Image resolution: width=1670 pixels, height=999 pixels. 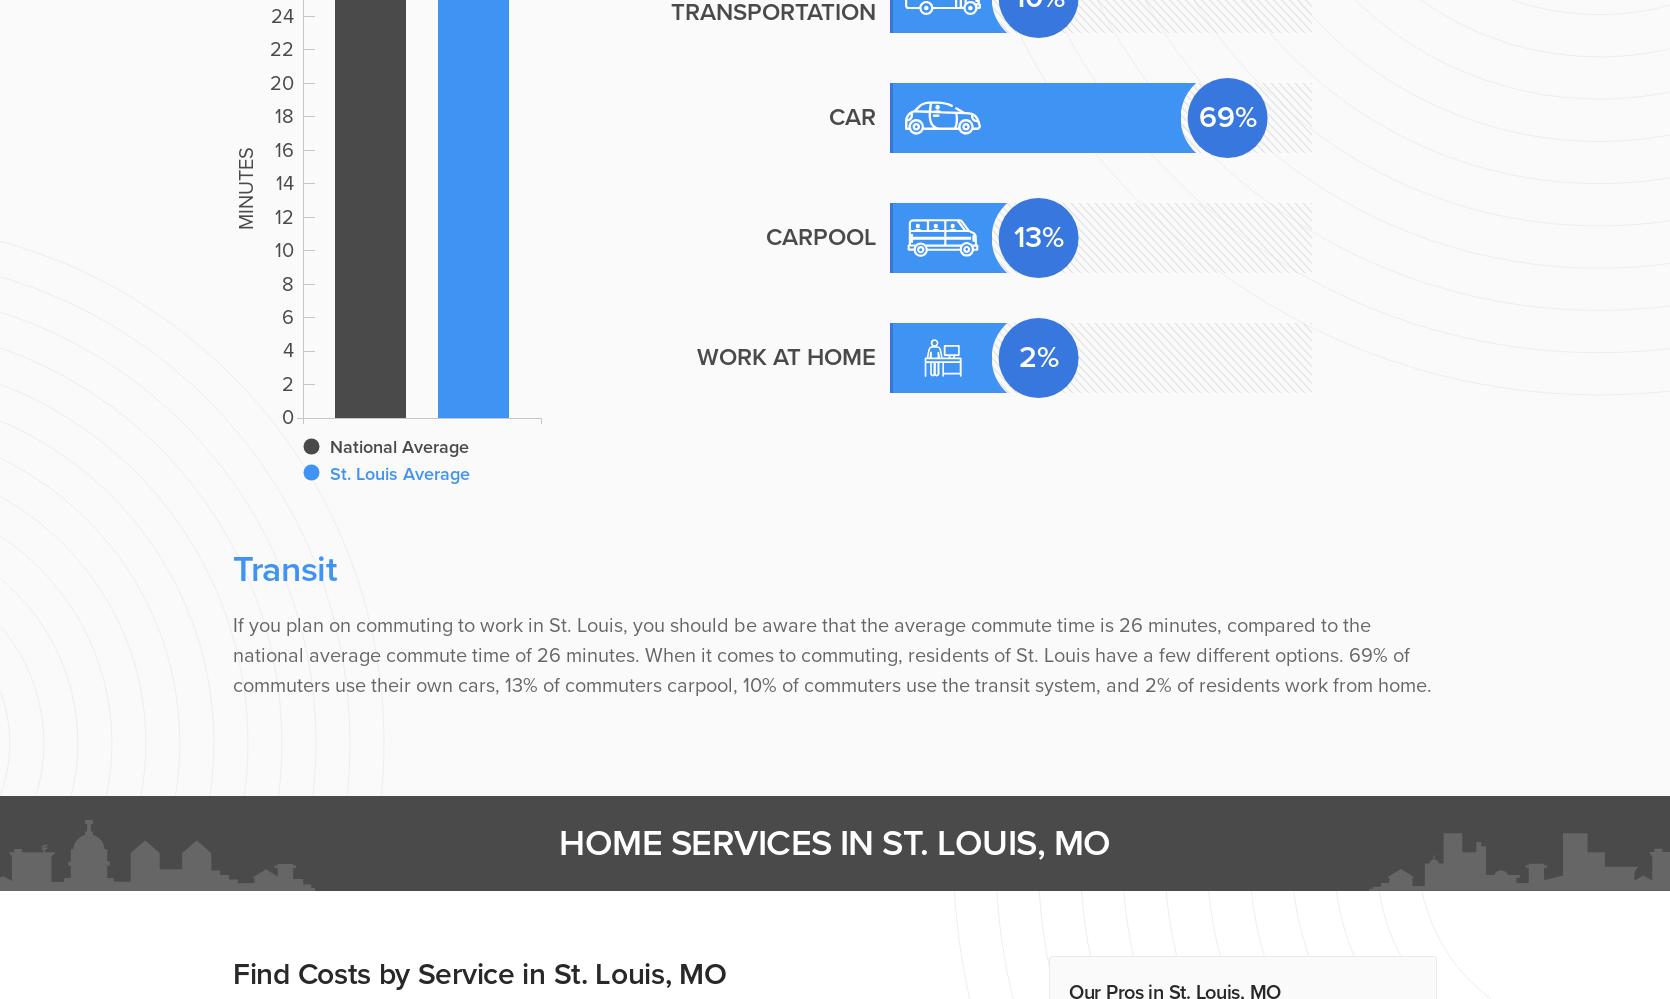 What do you see at coordinates (1199, 116) in the screenshot?
I see `'69%'` at bounding box center [1199, 116].